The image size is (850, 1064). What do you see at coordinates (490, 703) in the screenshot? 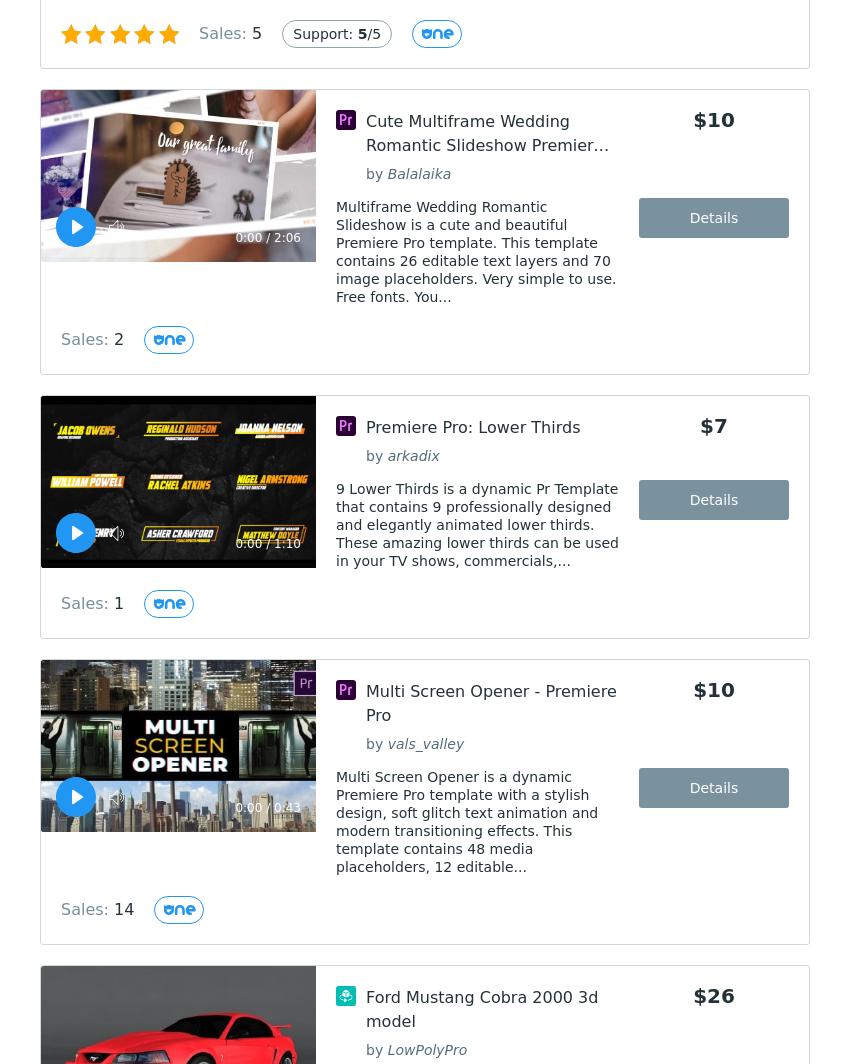
I see `'Multi Screen Opener - Premiere Pro'` at bounding box center [490, 703].